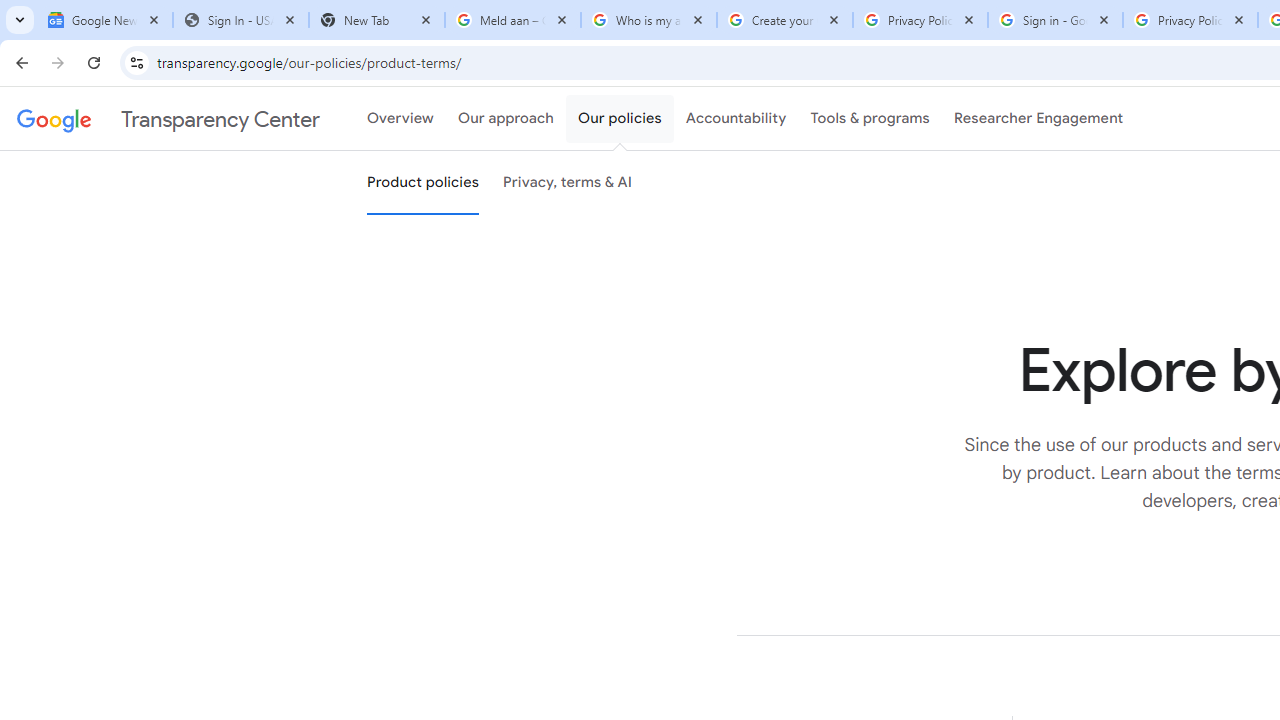 This screenshot has width=1280, height=720. What do you see at coordinates (735, 119) in the screenshot?
I see `'Accountability'` at bounding box center [735, 119].